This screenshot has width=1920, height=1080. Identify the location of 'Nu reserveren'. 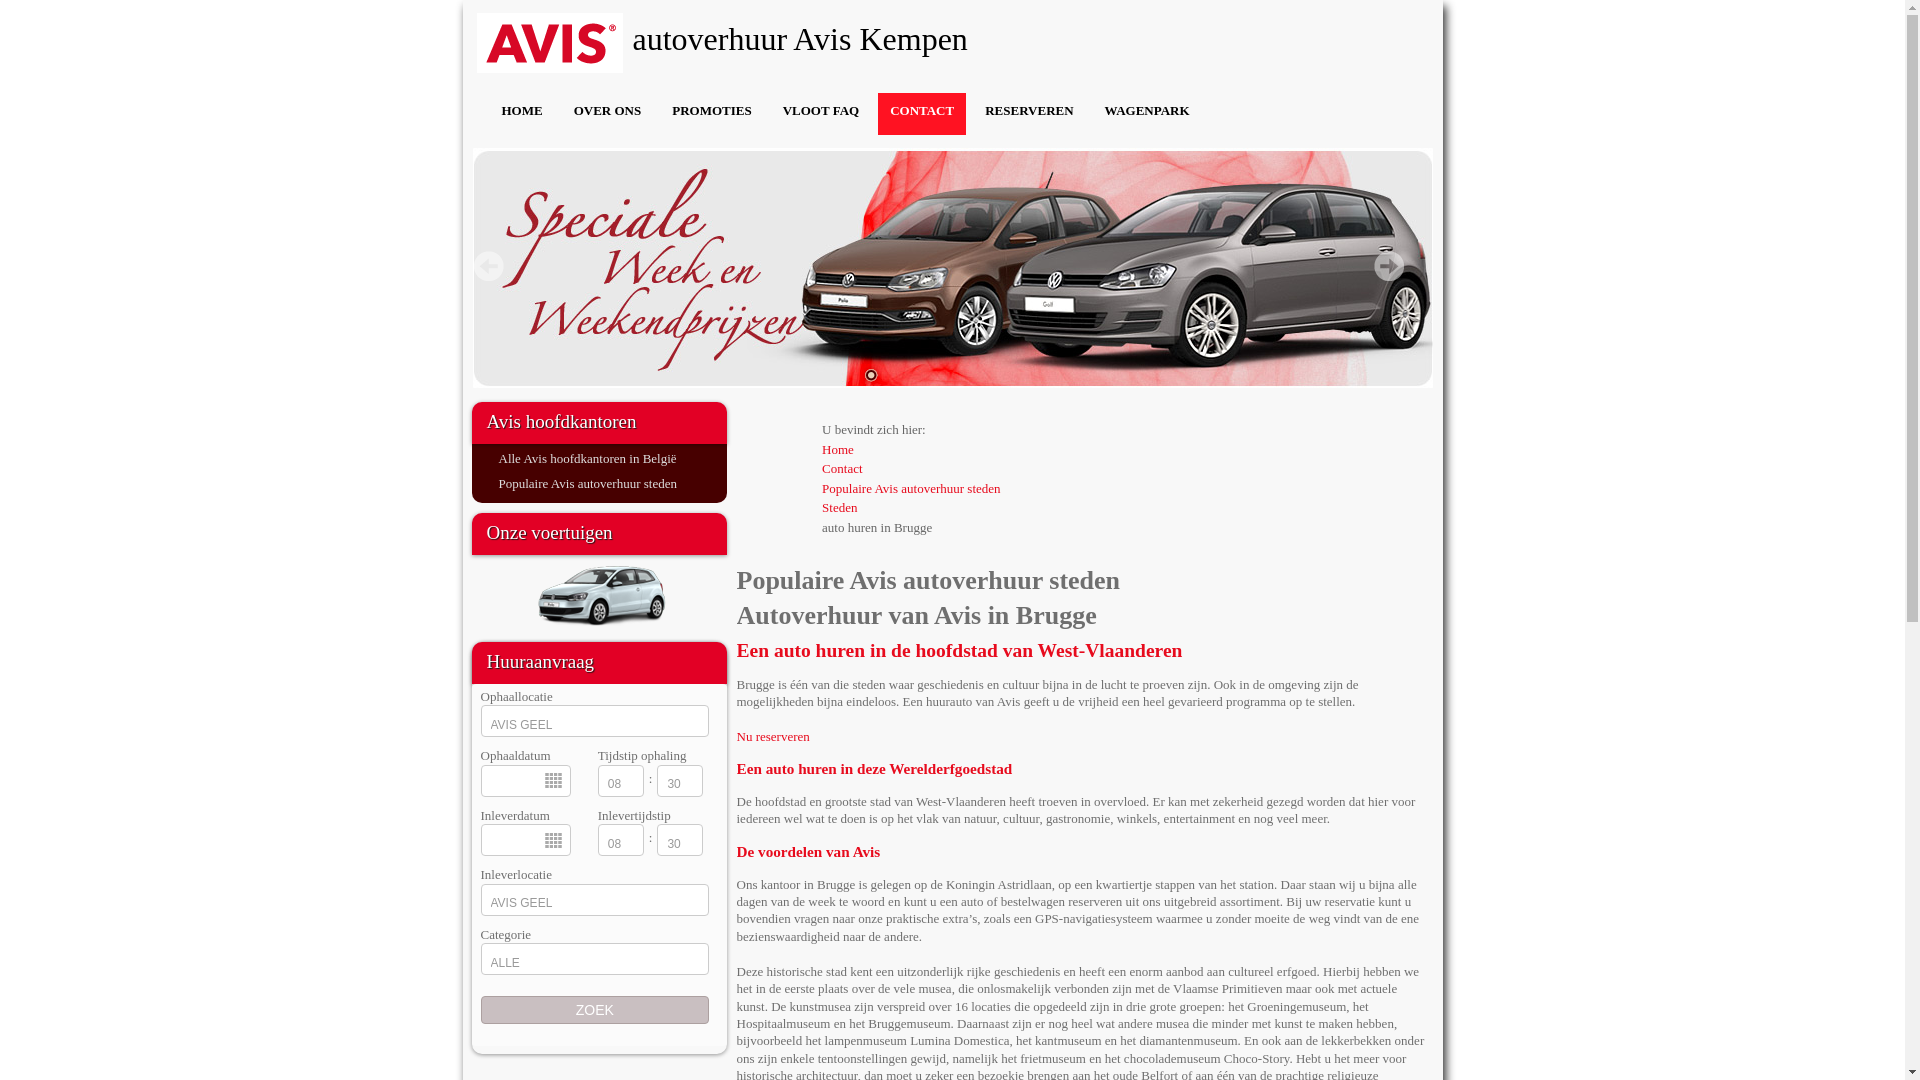
(771, 736).